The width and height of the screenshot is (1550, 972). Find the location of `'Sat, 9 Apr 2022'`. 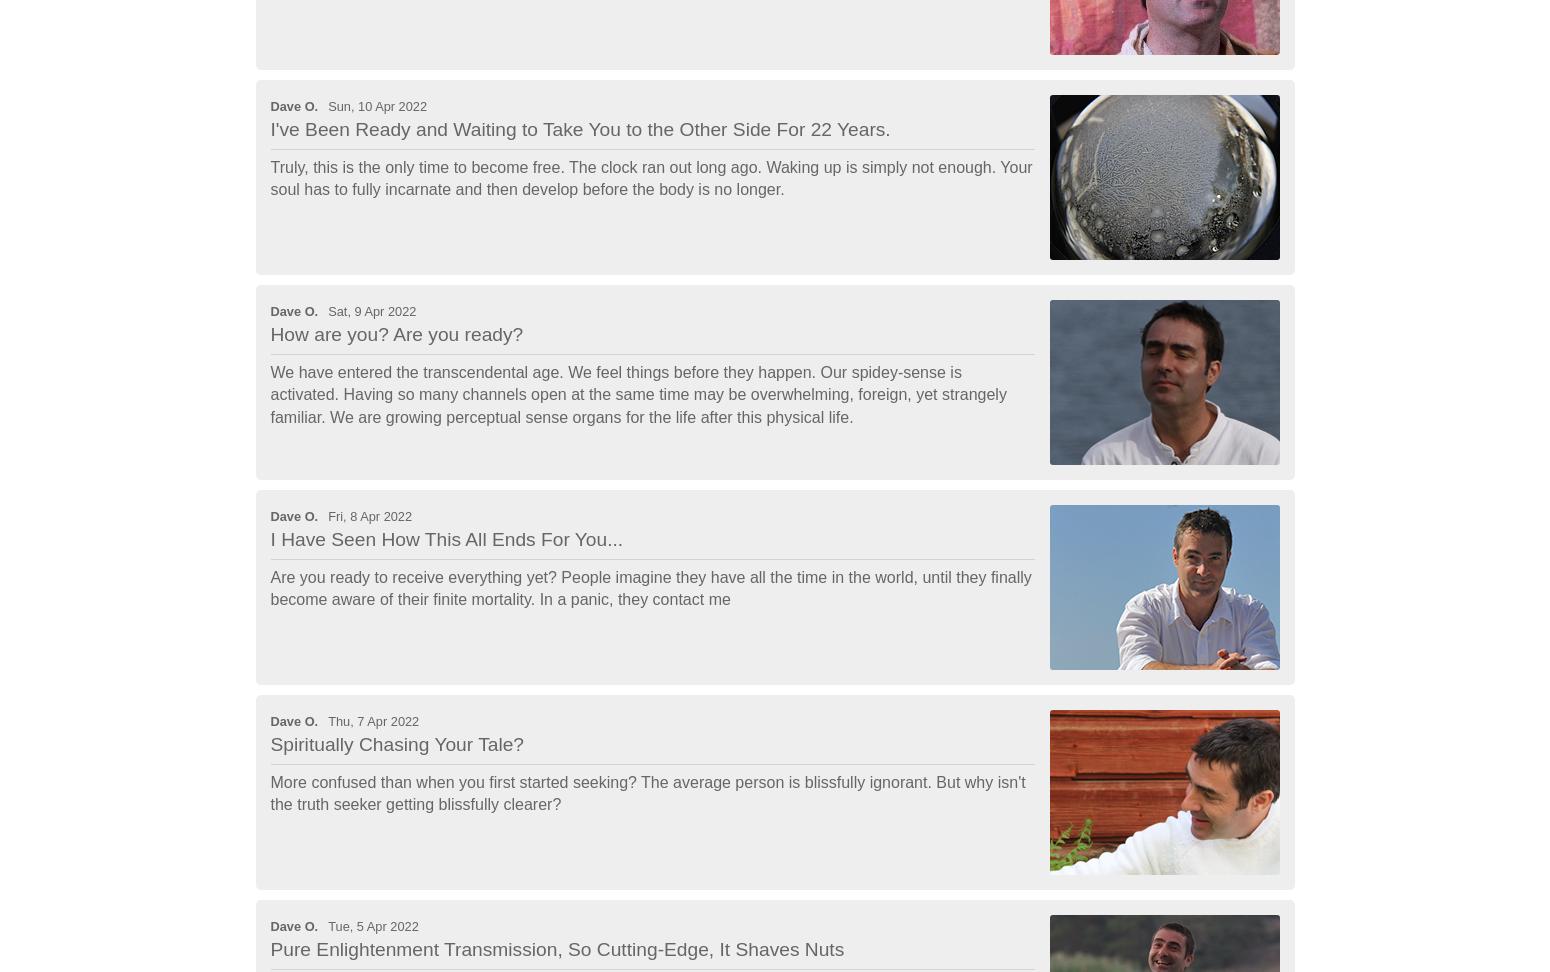

'Sat, 9 Apr 2022' is located at coordinates (371, 309).